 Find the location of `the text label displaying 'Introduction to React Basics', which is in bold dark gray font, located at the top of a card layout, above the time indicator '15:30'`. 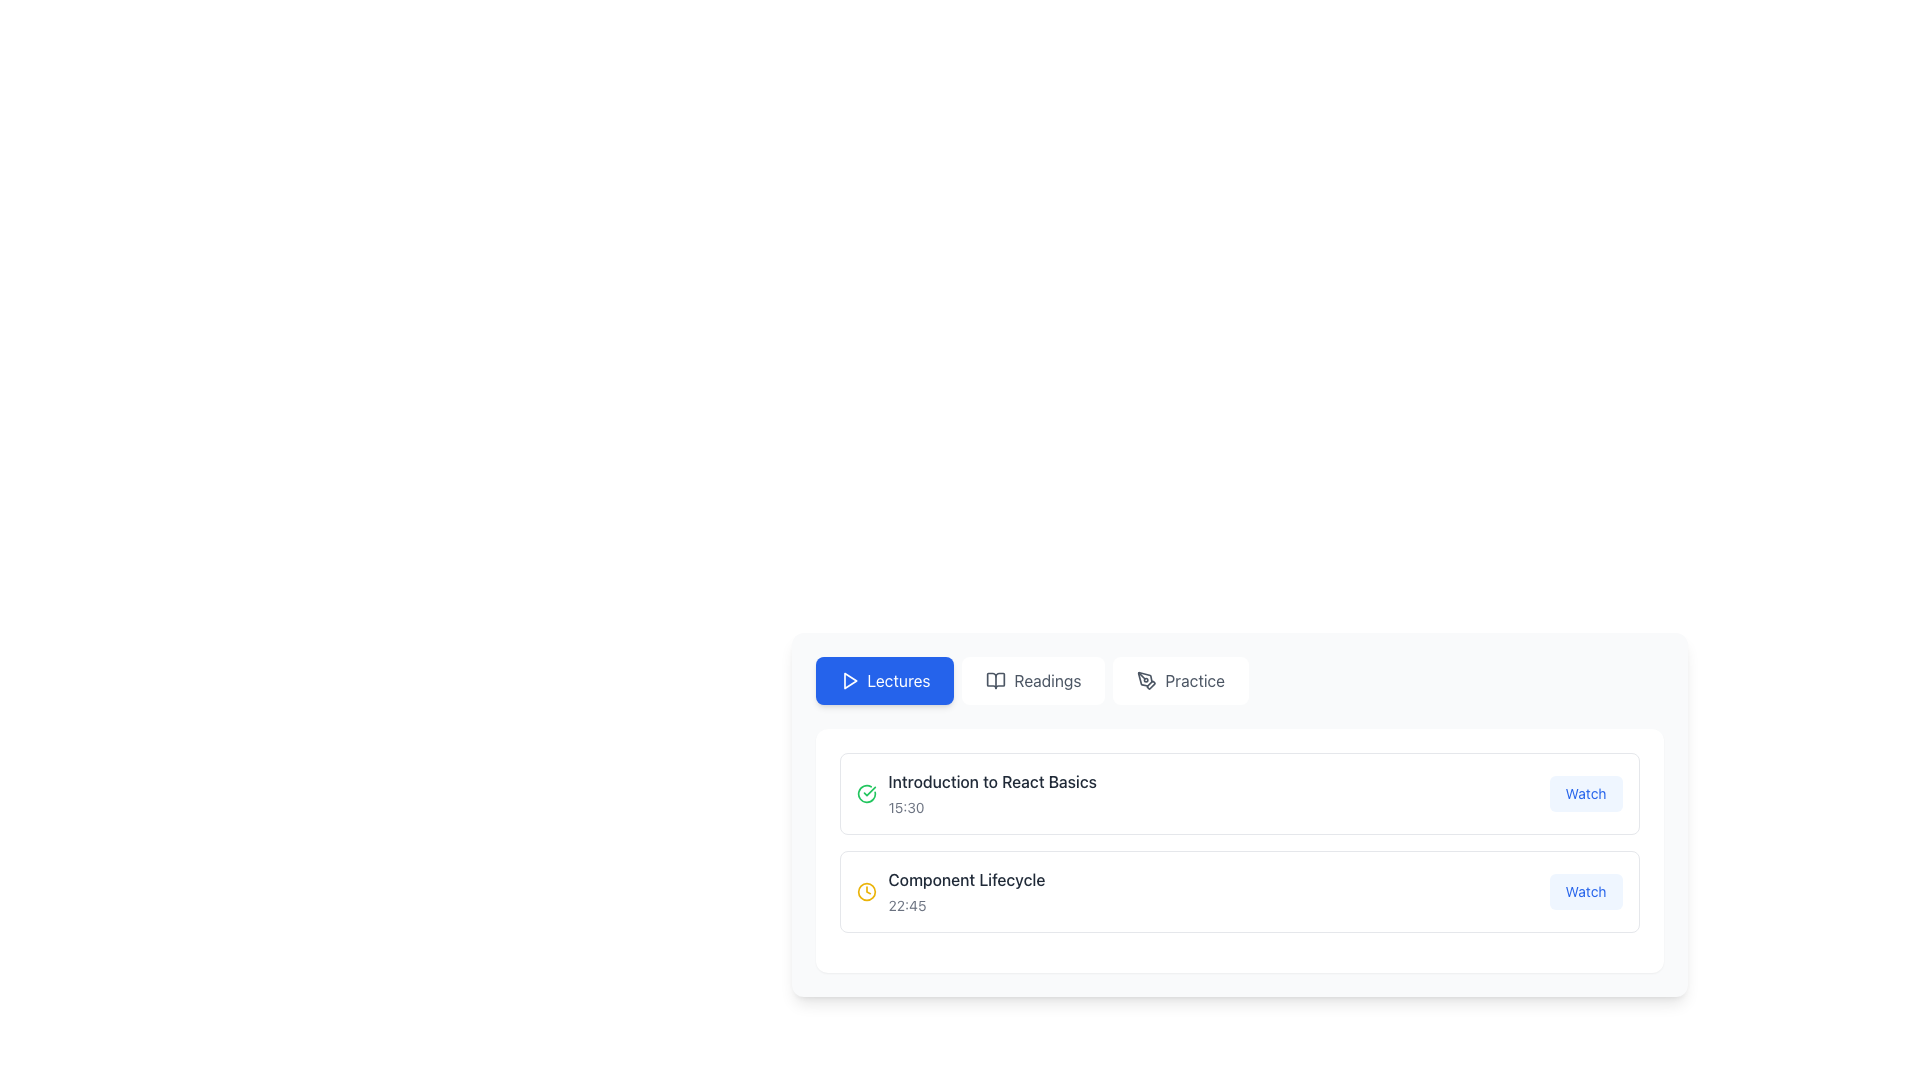

the text label displaying 'Introduction to React Basics', which is in bold dark gray font, located at the top of a card layout, above the time indicator '15:30' is located at coordinates (992, 781).